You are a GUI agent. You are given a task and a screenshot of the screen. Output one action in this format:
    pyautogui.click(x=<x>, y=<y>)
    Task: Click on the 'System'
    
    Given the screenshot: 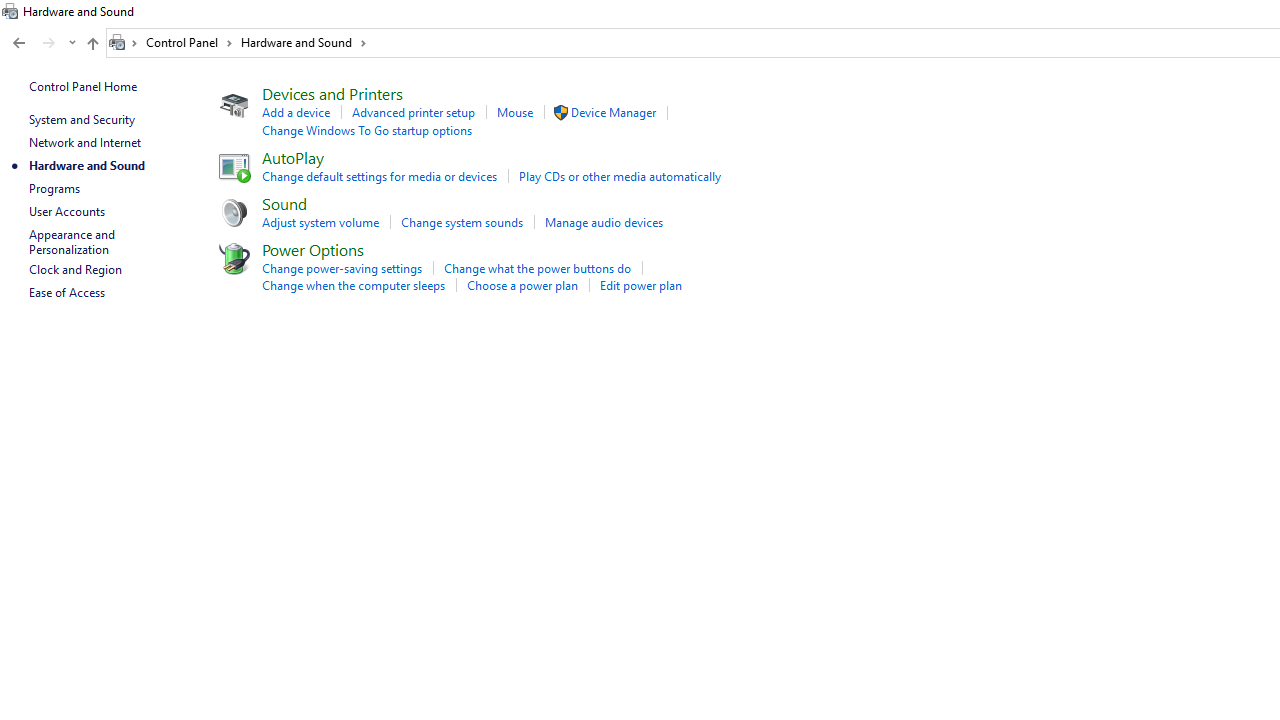 What is the action you would take?
    pyautogui.click(x=10, y=11)
    